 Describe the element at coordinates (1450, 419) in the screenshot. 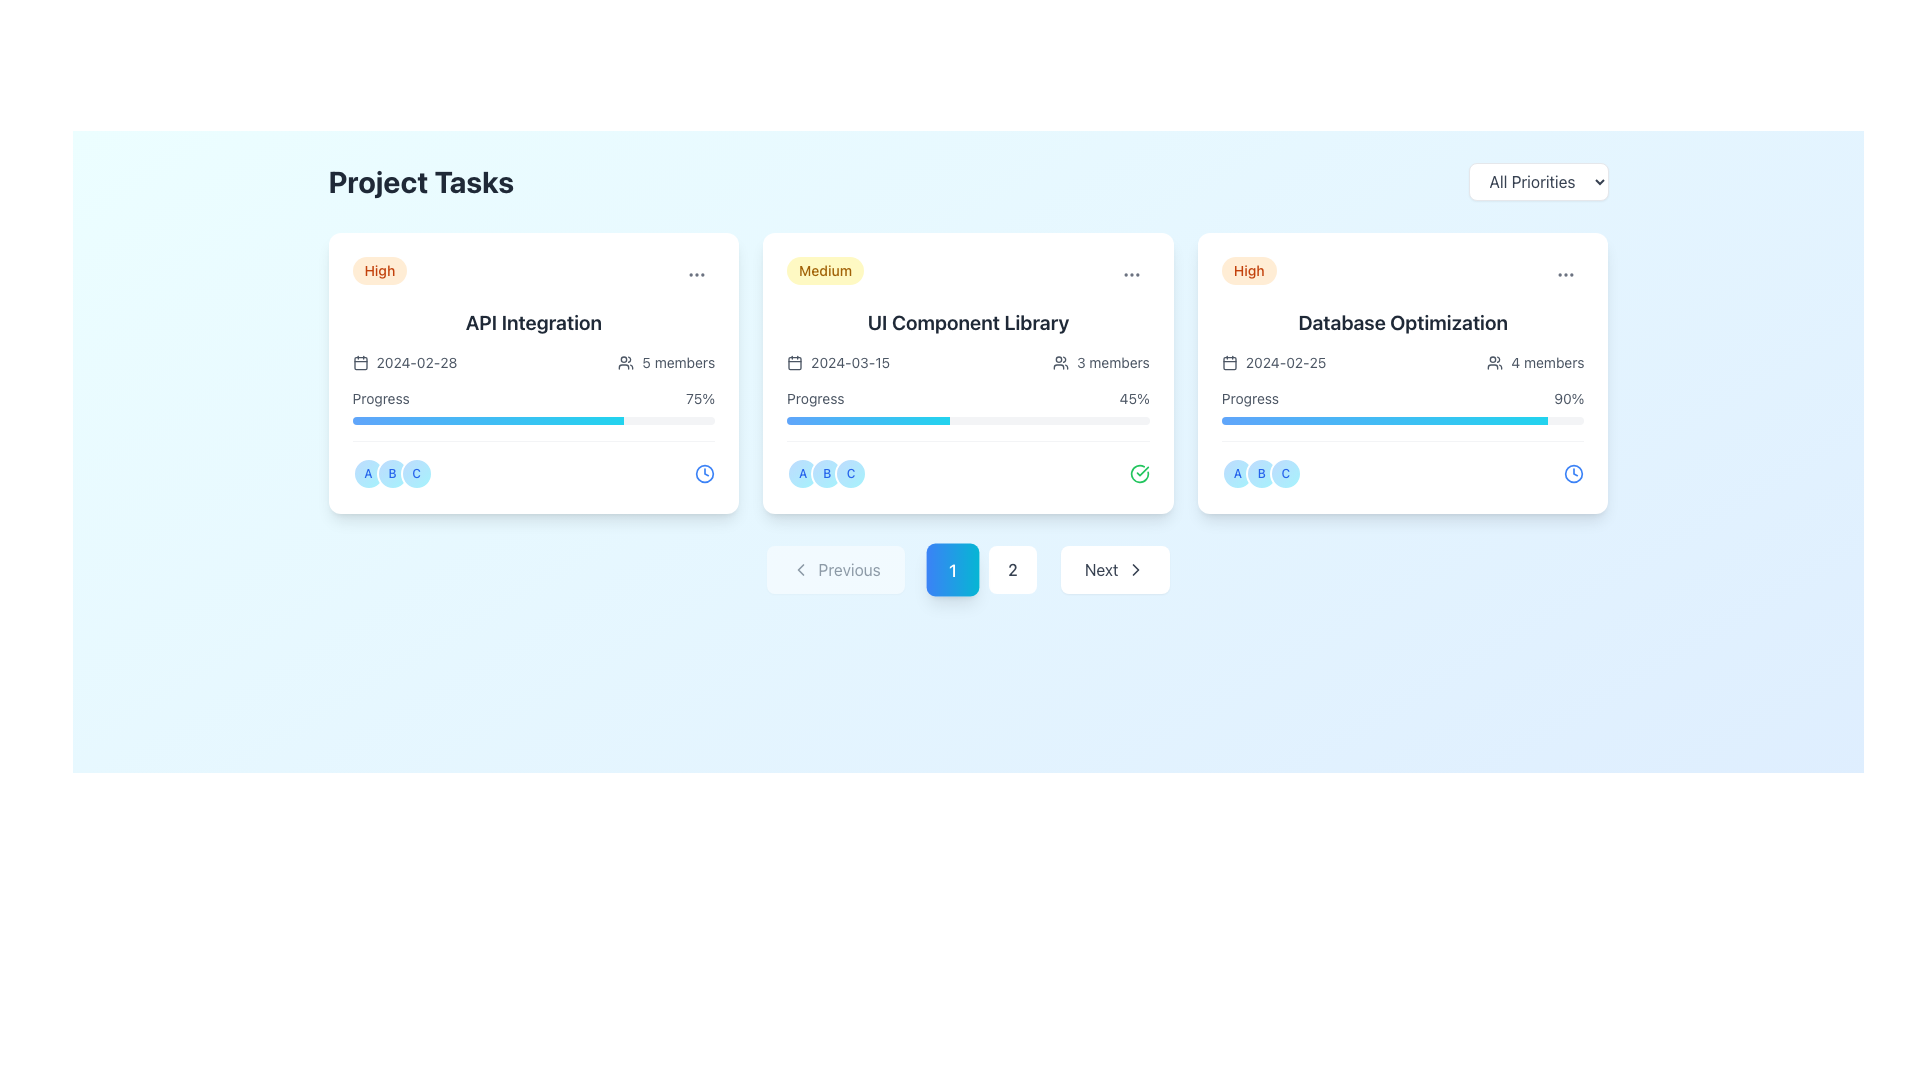

I see `progress` at that location.